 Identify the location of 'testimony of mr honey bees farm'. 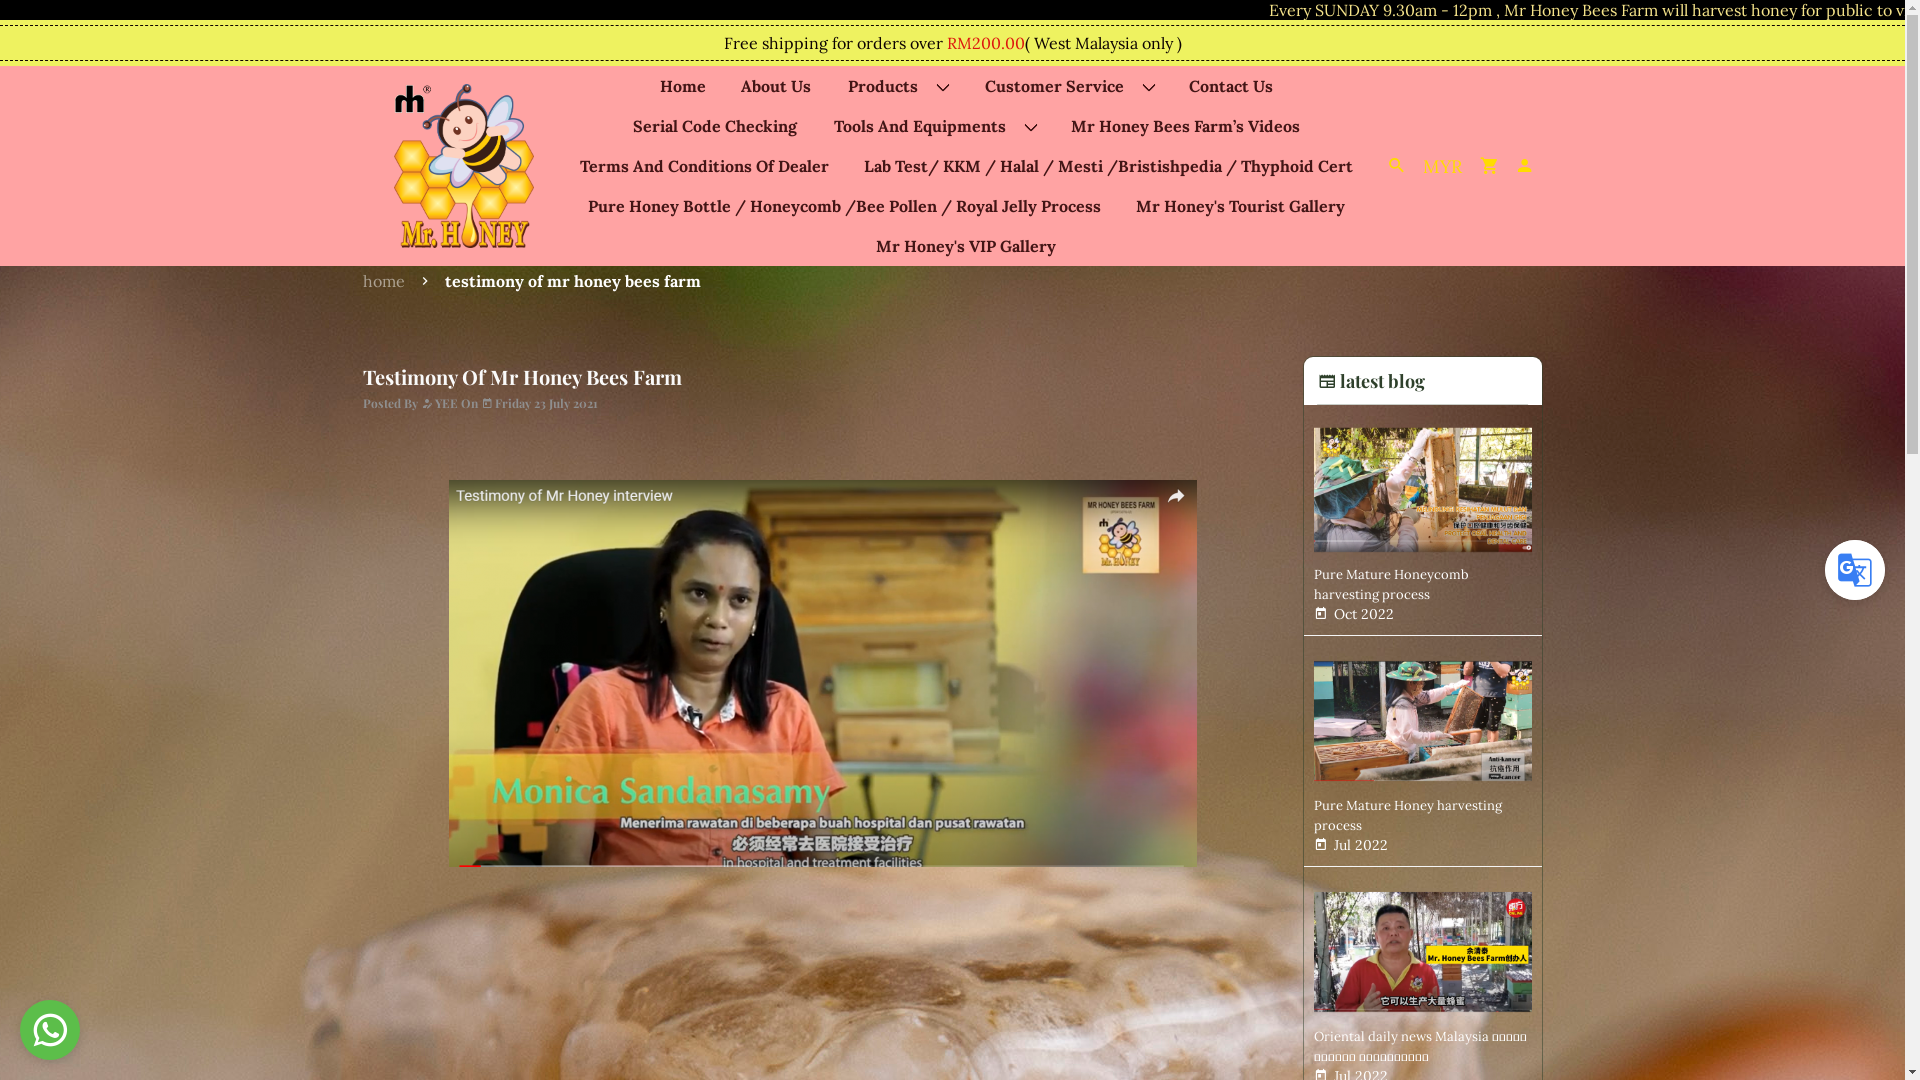
(570, 281).